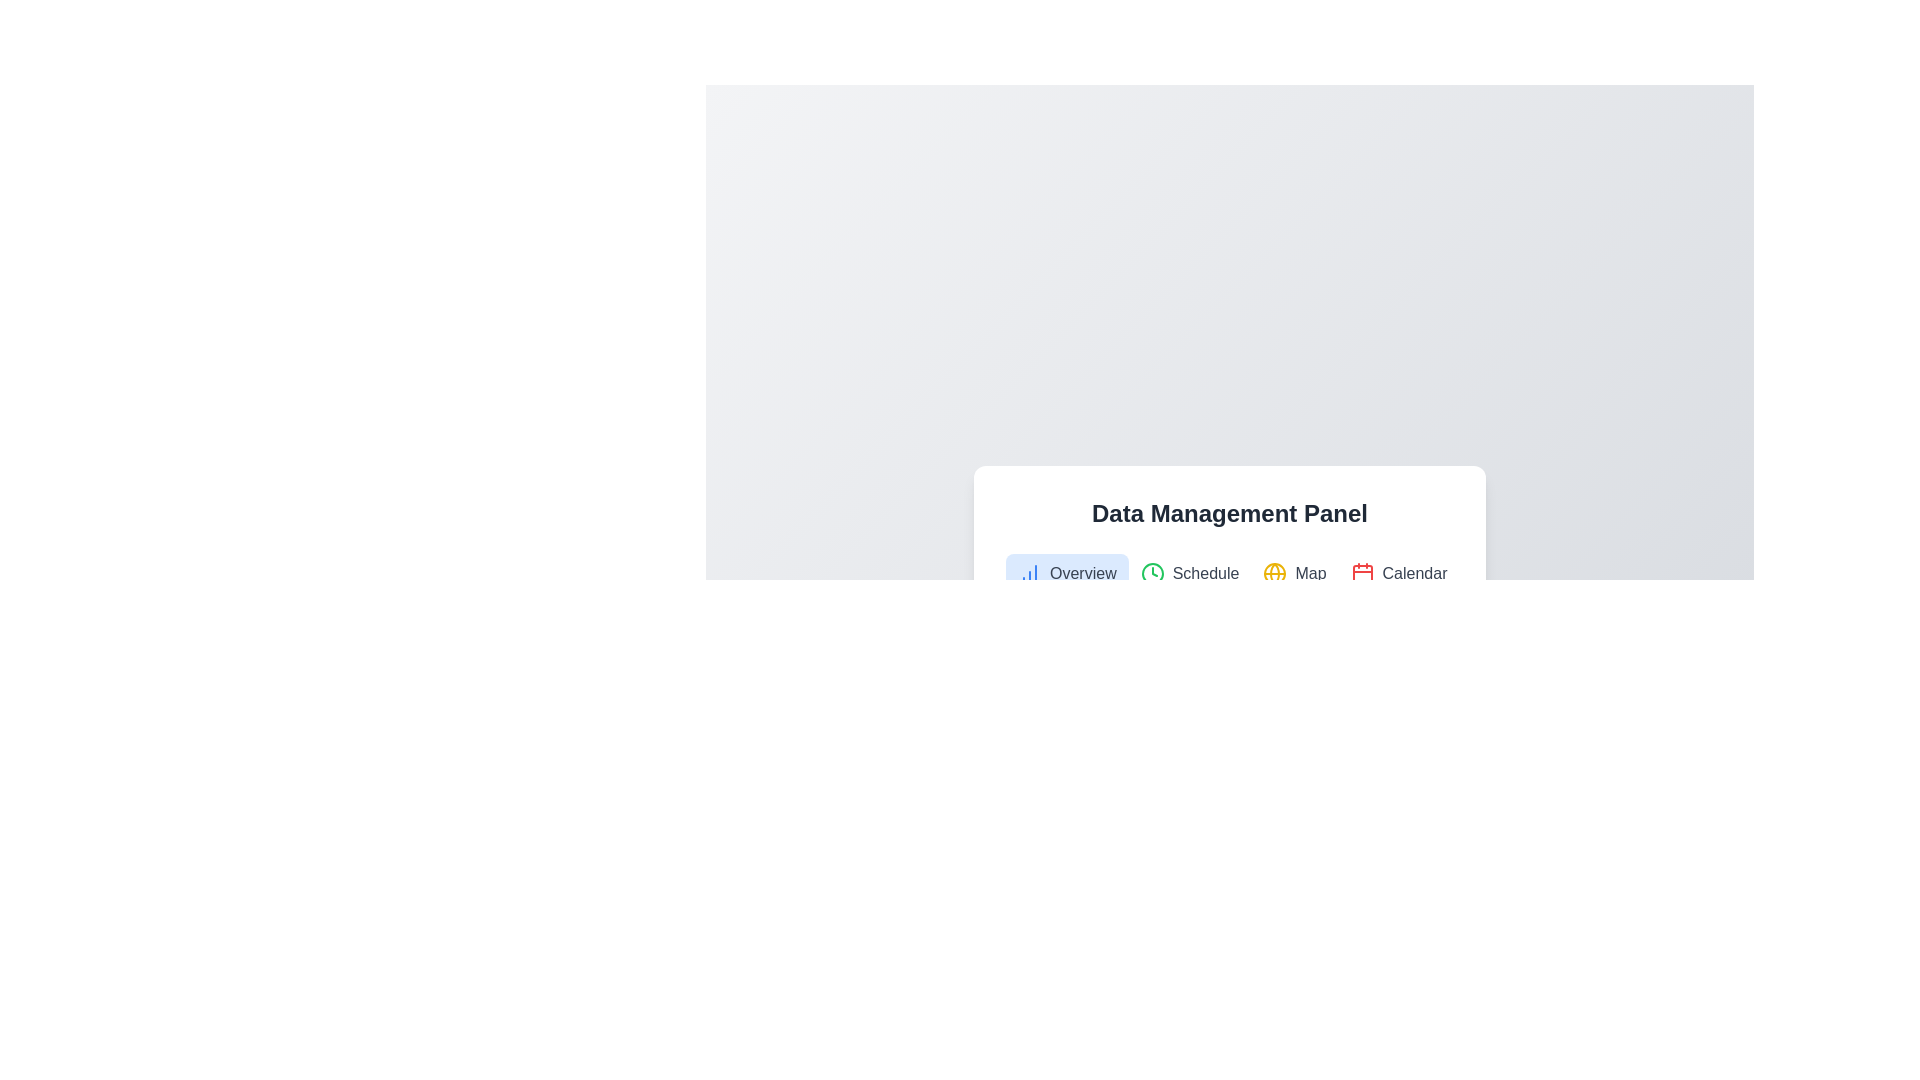 The height and width of the screenshot is (1080, 1920). Describe the element at coordinates (1361, 574) in the screenshot. I see `the red outlined calendar icon located in the navigation bar to the left of the 'Calendar' text` at that location.